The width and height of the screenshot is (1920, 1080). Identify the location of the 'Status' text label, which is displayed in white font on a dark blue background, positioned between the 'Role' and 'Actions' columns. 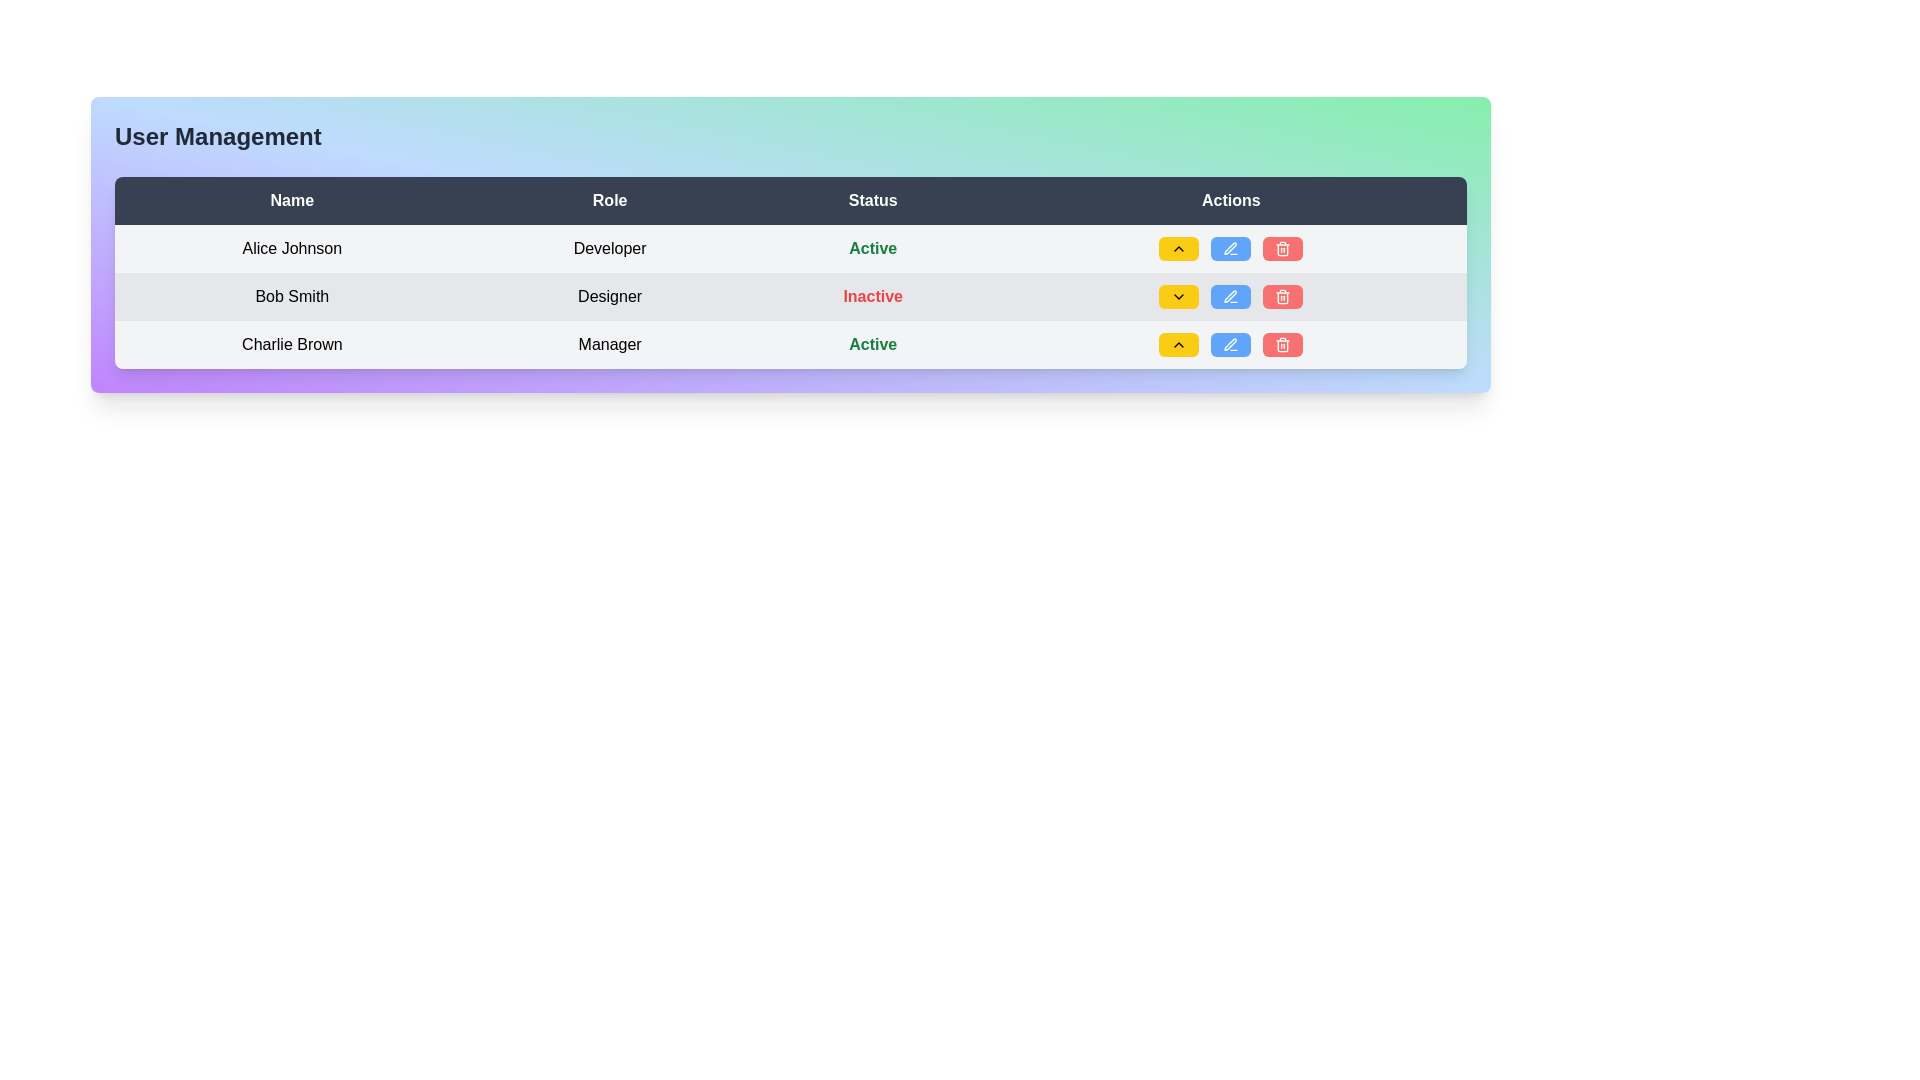
(873, 200).